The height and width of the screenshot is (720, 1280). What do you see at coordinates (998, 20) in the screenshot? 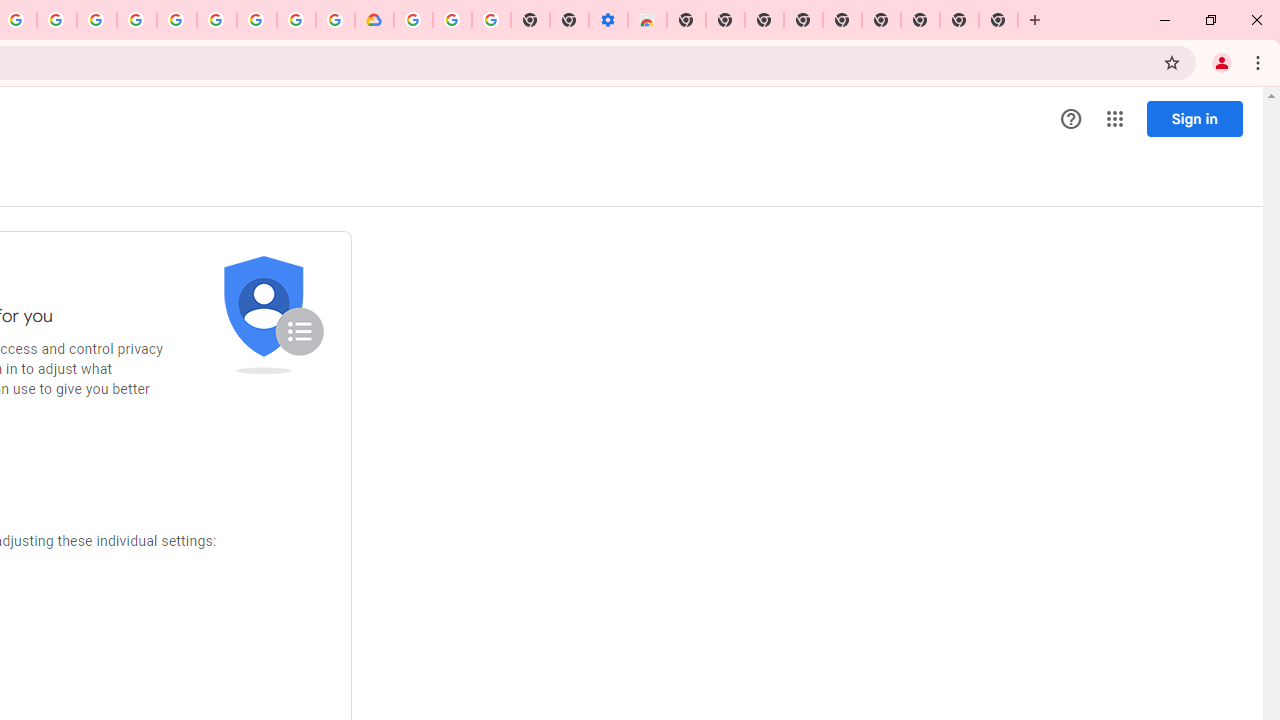
I see `'New Tab'` at bounding box center [998, 20].